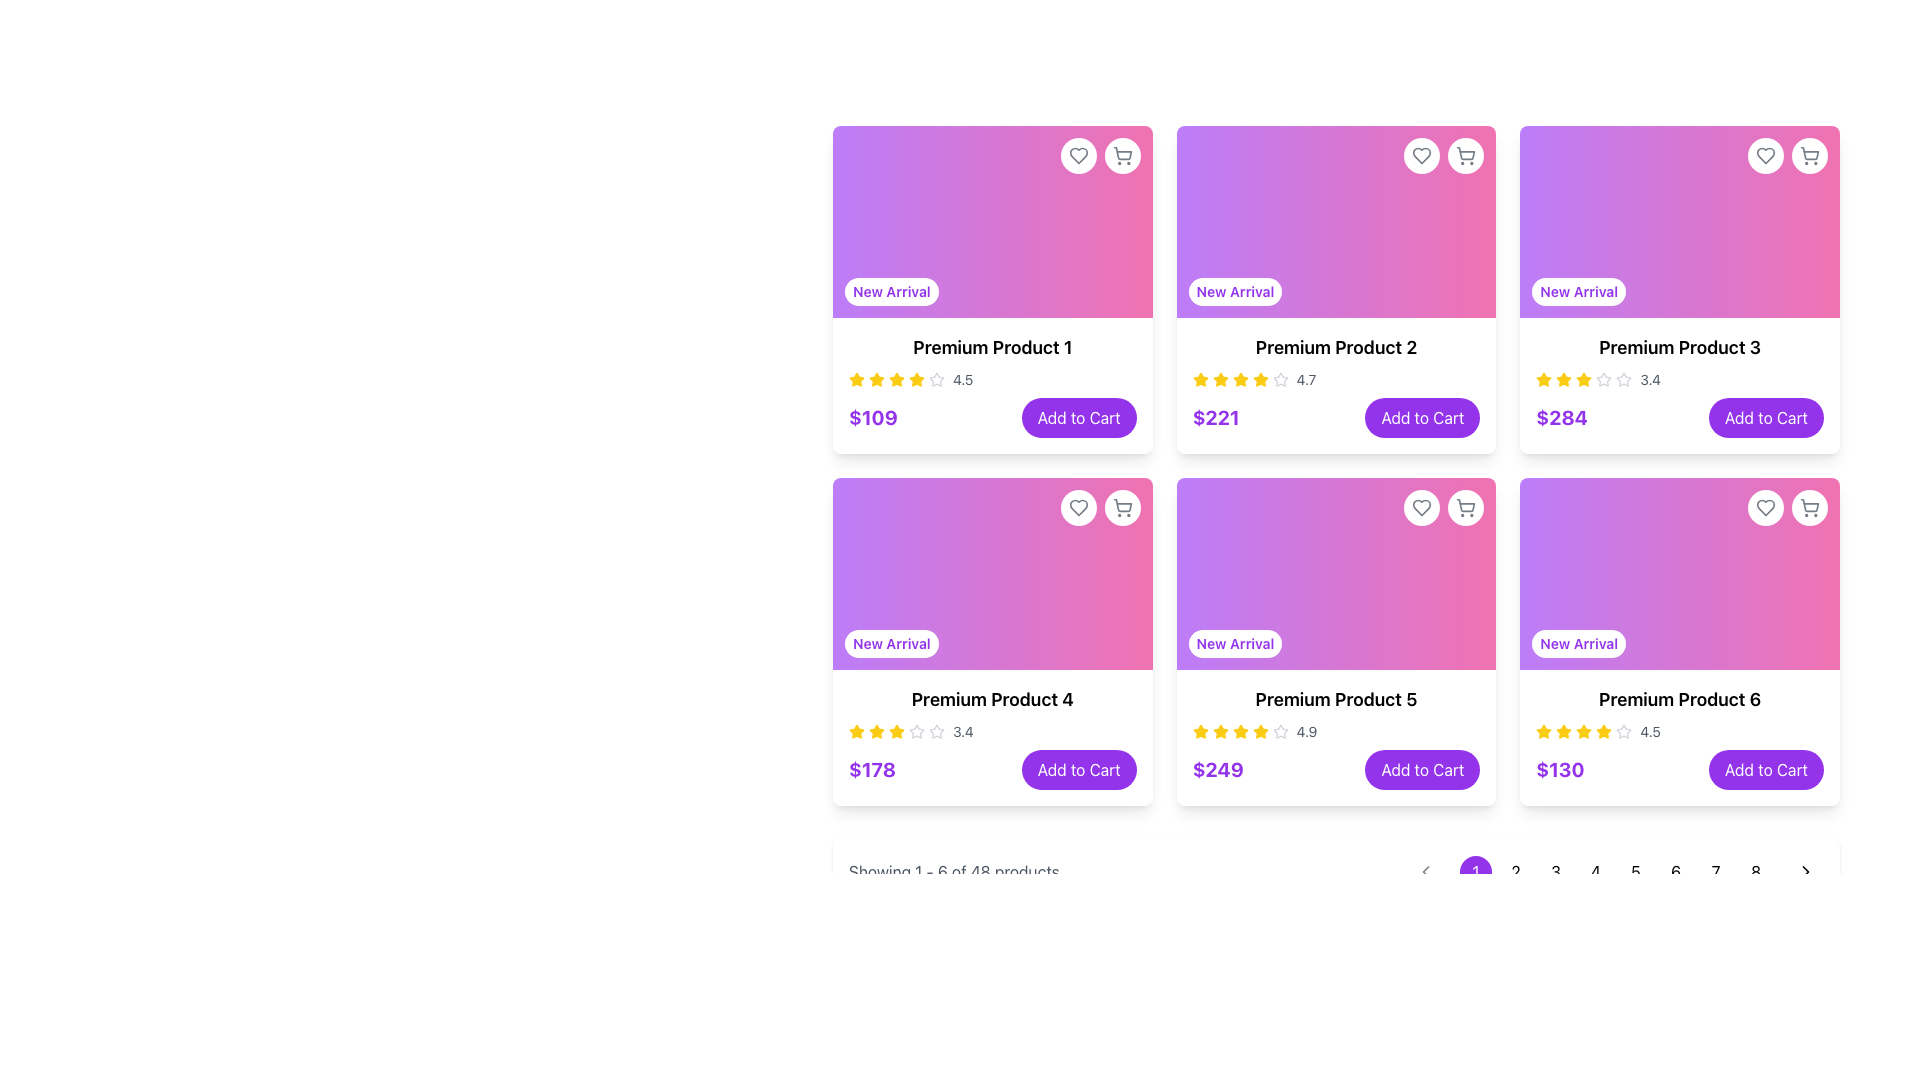 This screenshot has width=1920, height=1080. I want to click on the heart-shaped favorite button icon located at the upper-right corner of the fourth product card, so click(1421, 507).